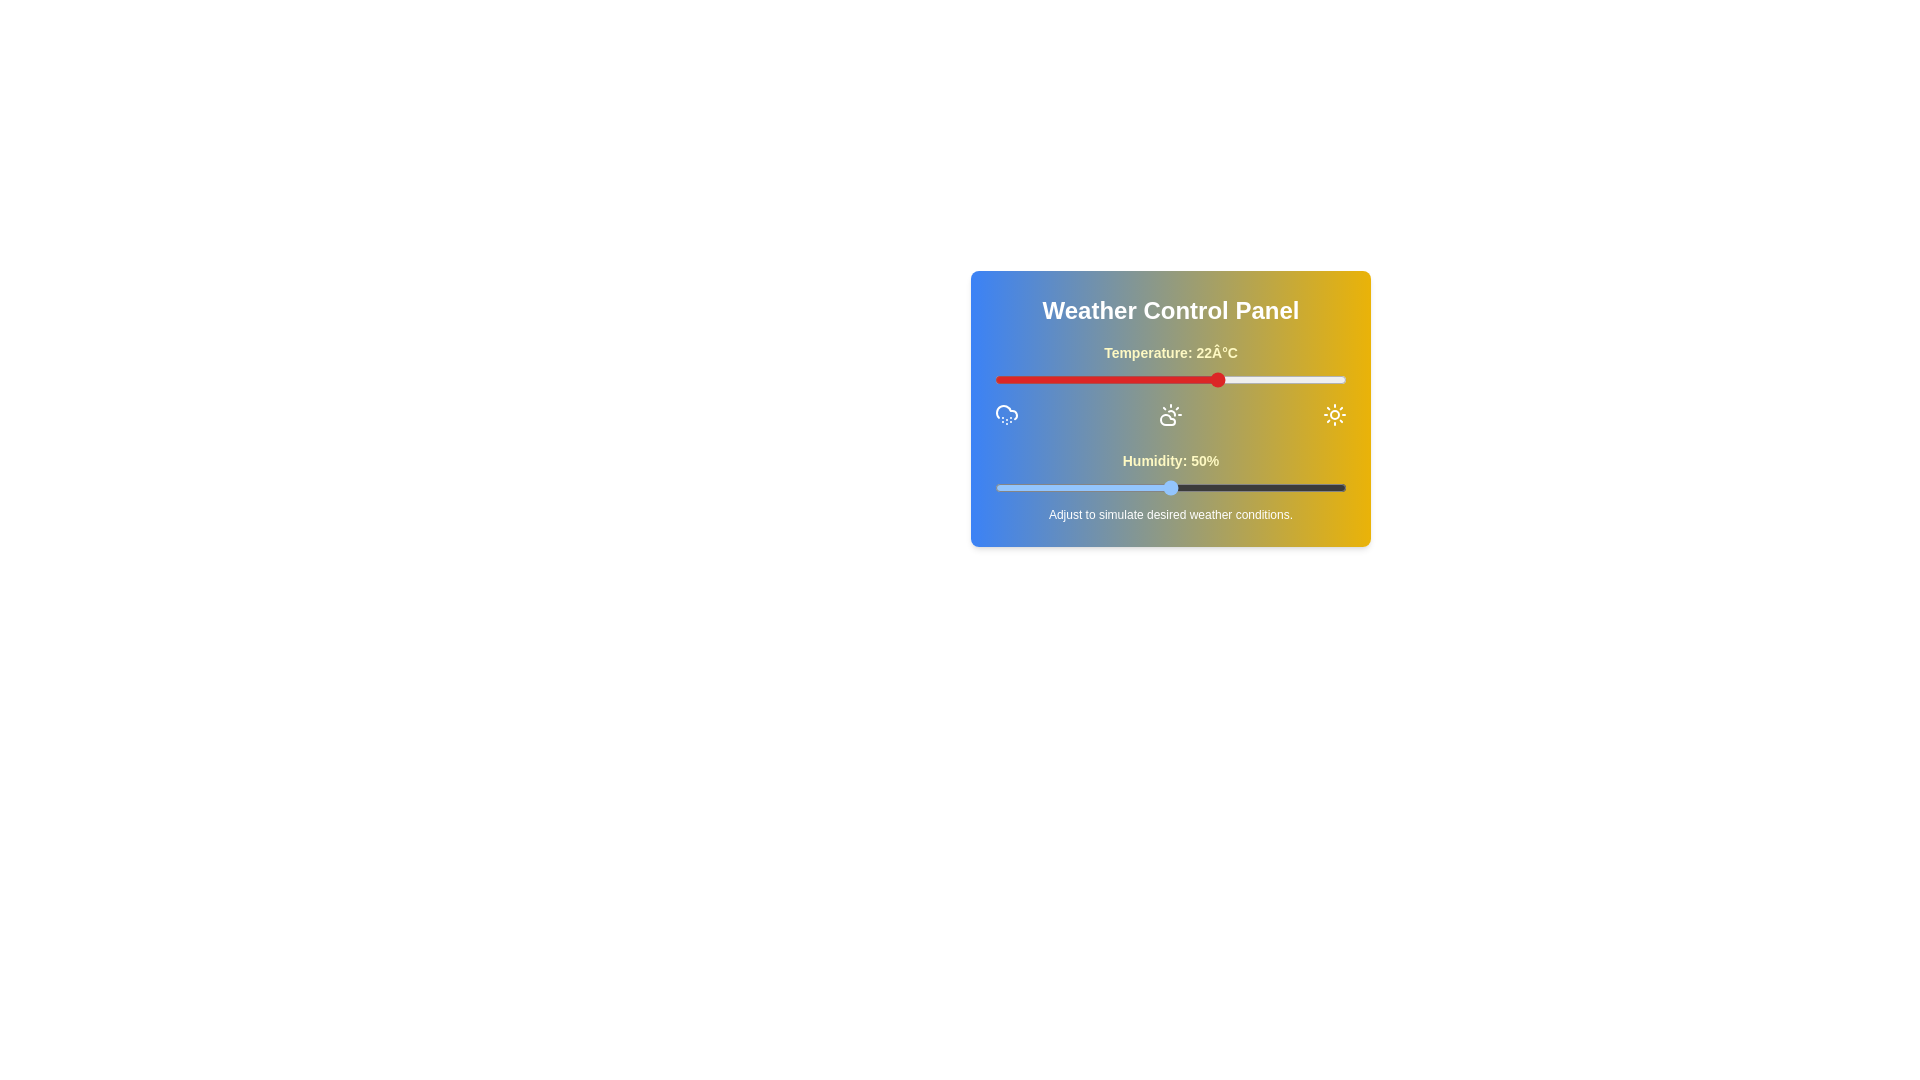 Image resolution: width=1920 pixels, height=1080 pixels. What do you see at coordinates (1236, 488) in the screenshot?
I see `the humidity` at bounding box center [1236, 488].